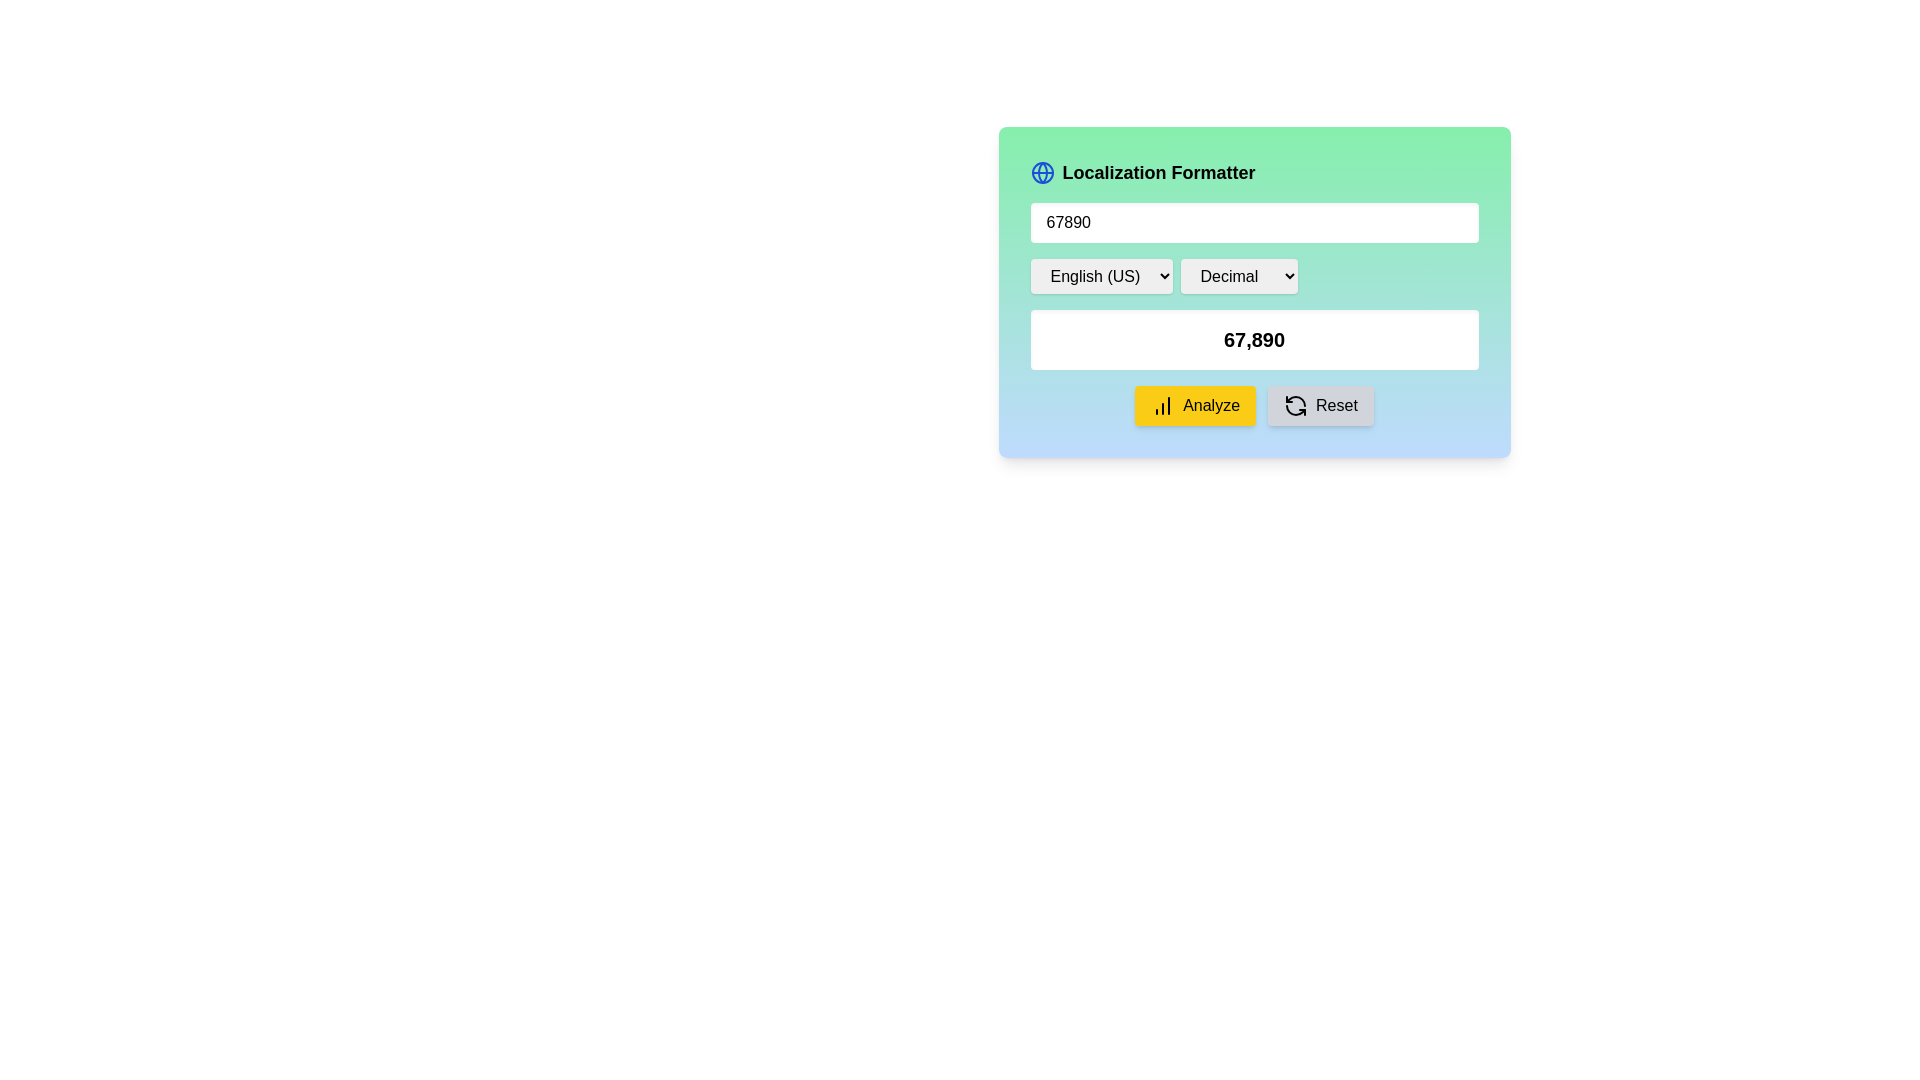 The image size is (1920, 1080). What do you see at coordinates (1163, 405) in the screenshot?
I see `the data analysis icon located on the left side of the yellow 'Analyze' button in the bottom right corner of the interface` at bounding box center [1163, 405].